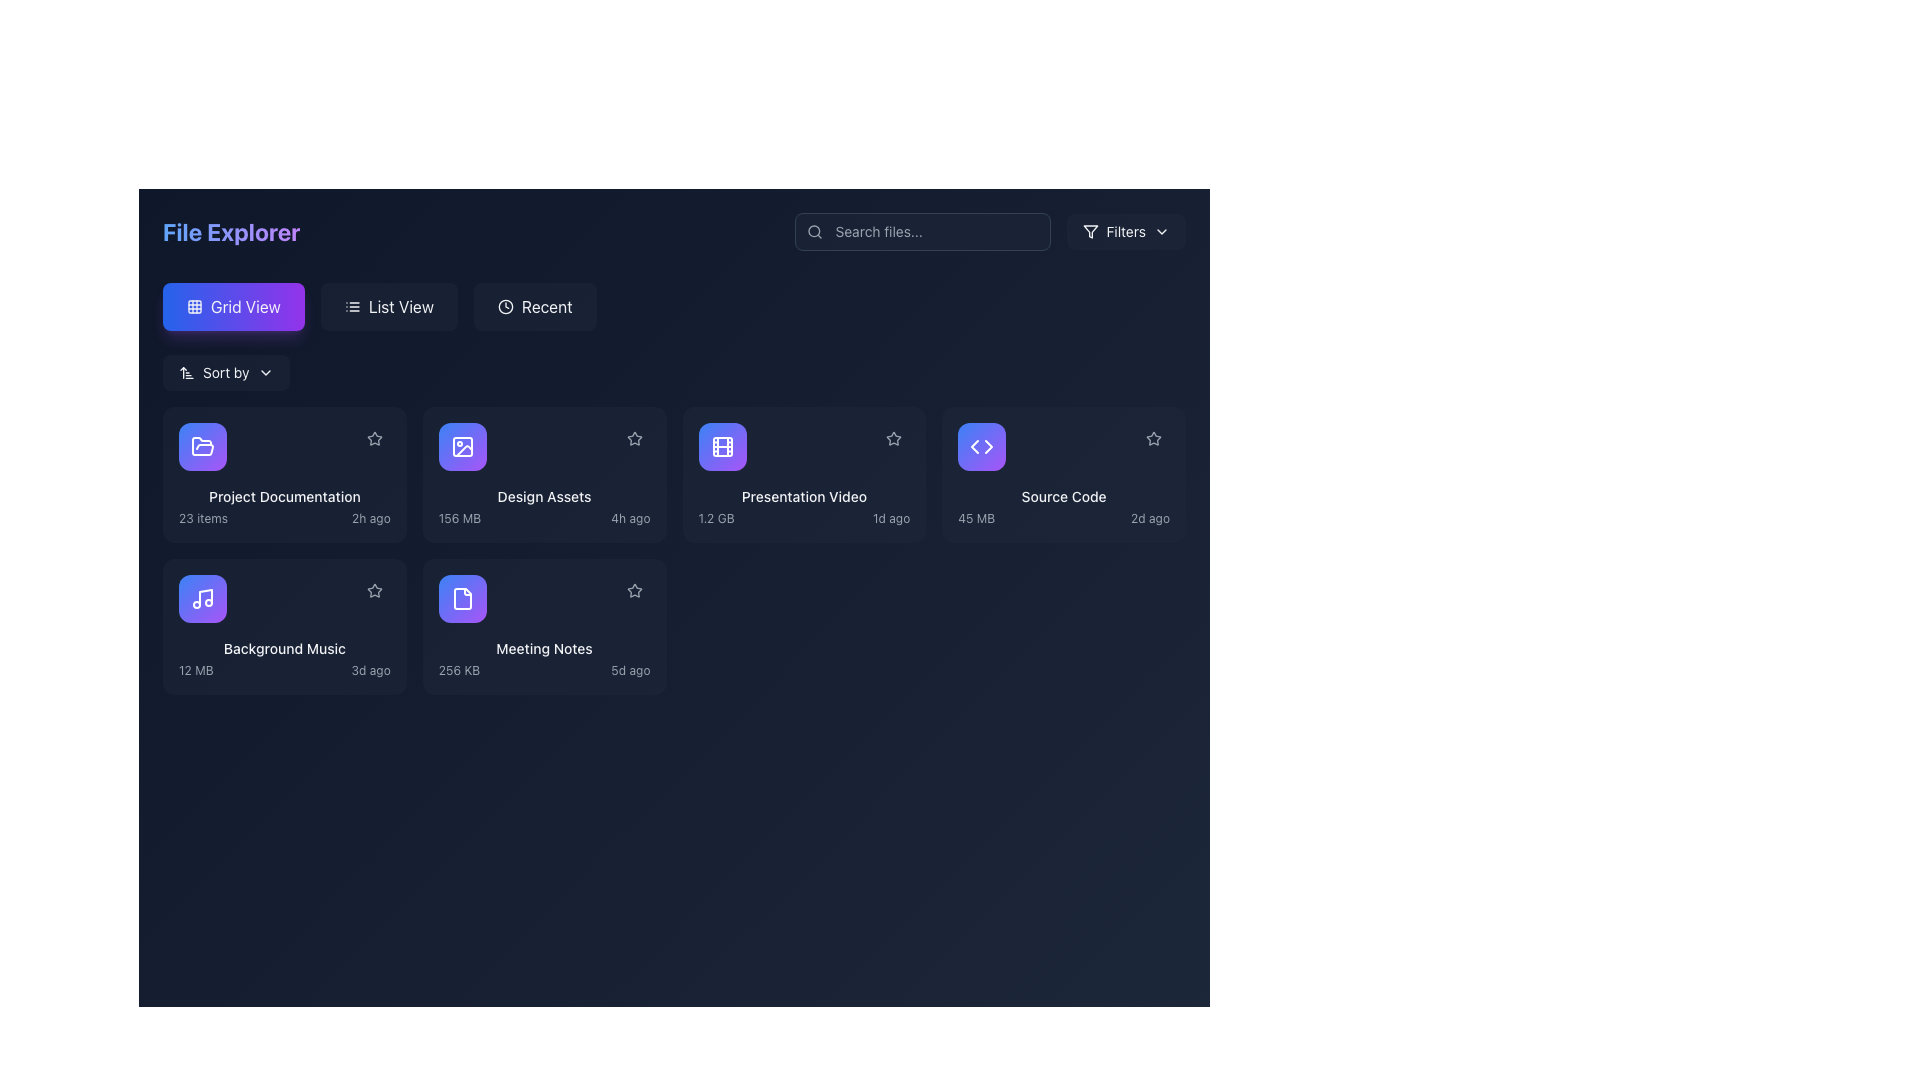 This screenshot has width=1920, height=1080. Describe the element at coordinates (374, 438) in the screenshot. I see `the star icon outline button in the top-right corner of the first card, adjacent to the 'Project Documentation' text, to observe the hover effect` at that location.